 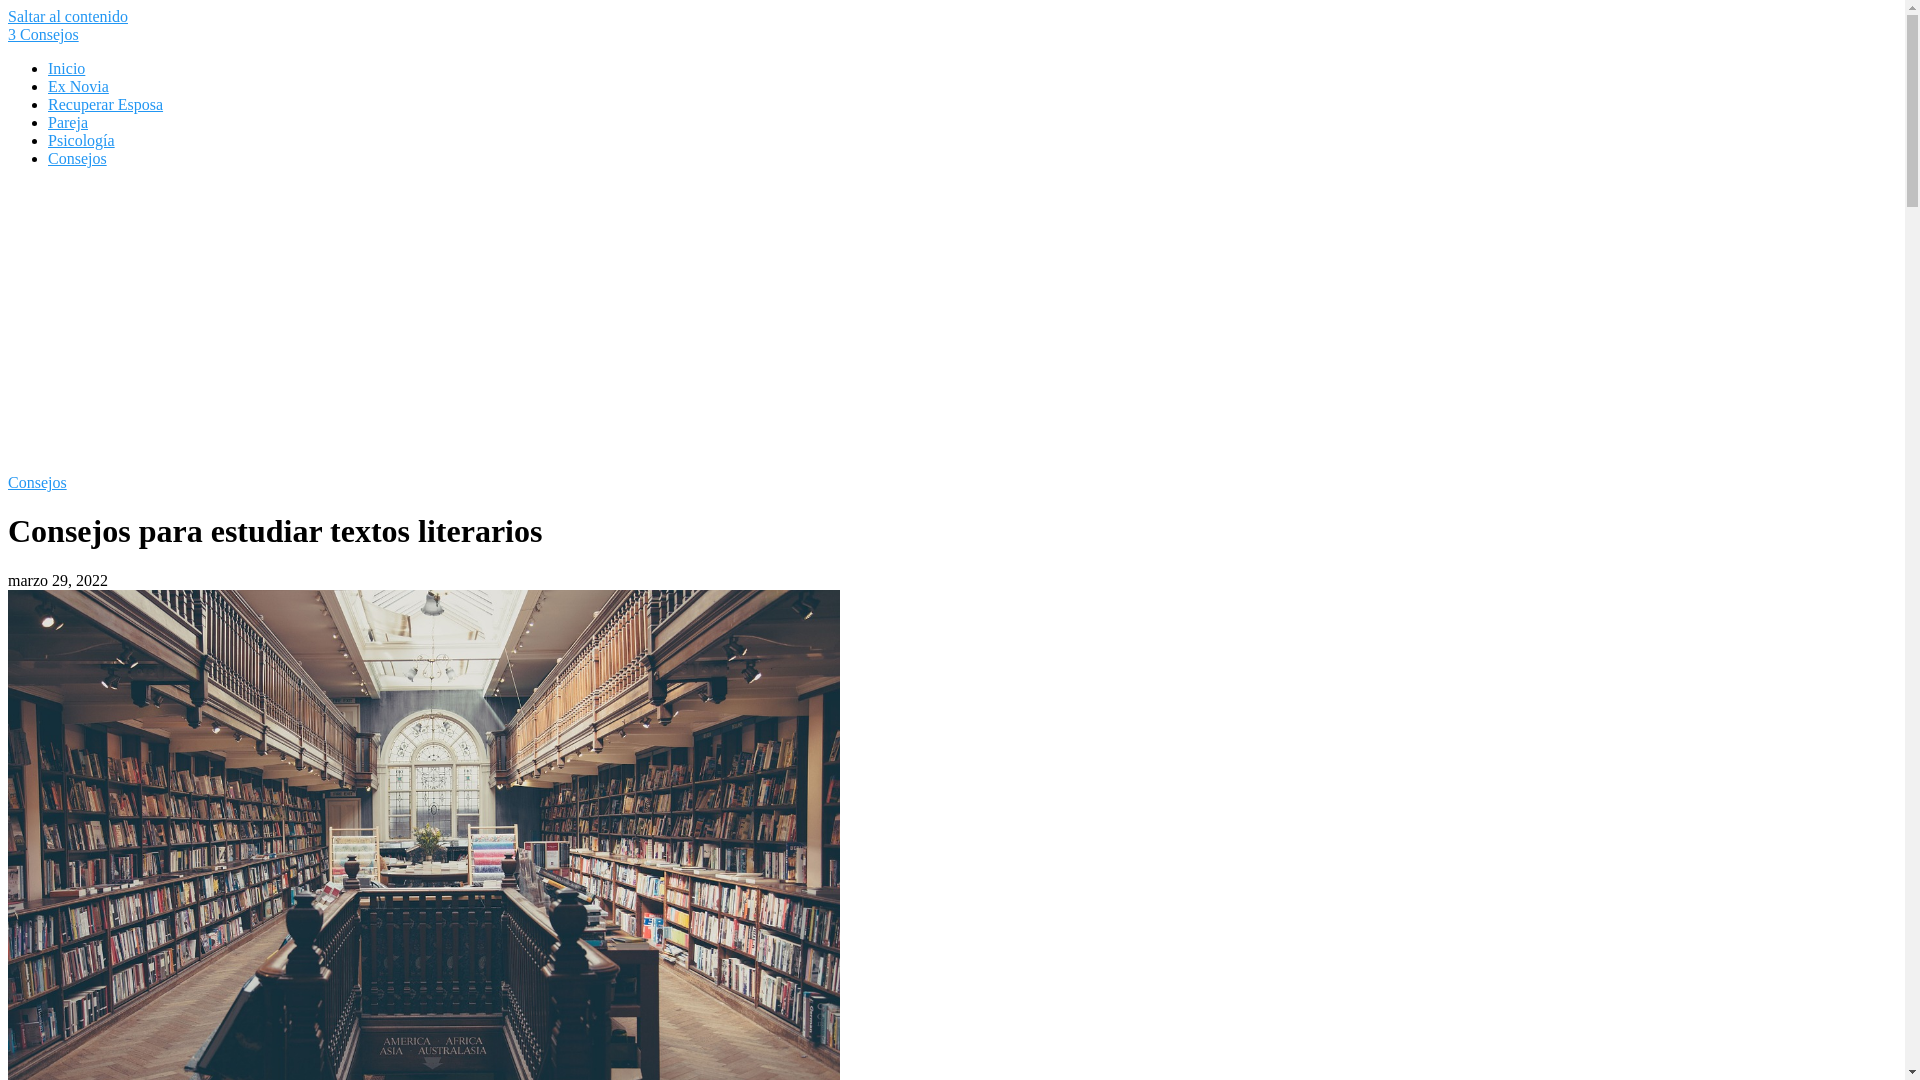 What do you see at coordinates (77, 157) in the screenshot?
I see `'Consejos'` at bounding box center [77, 157].